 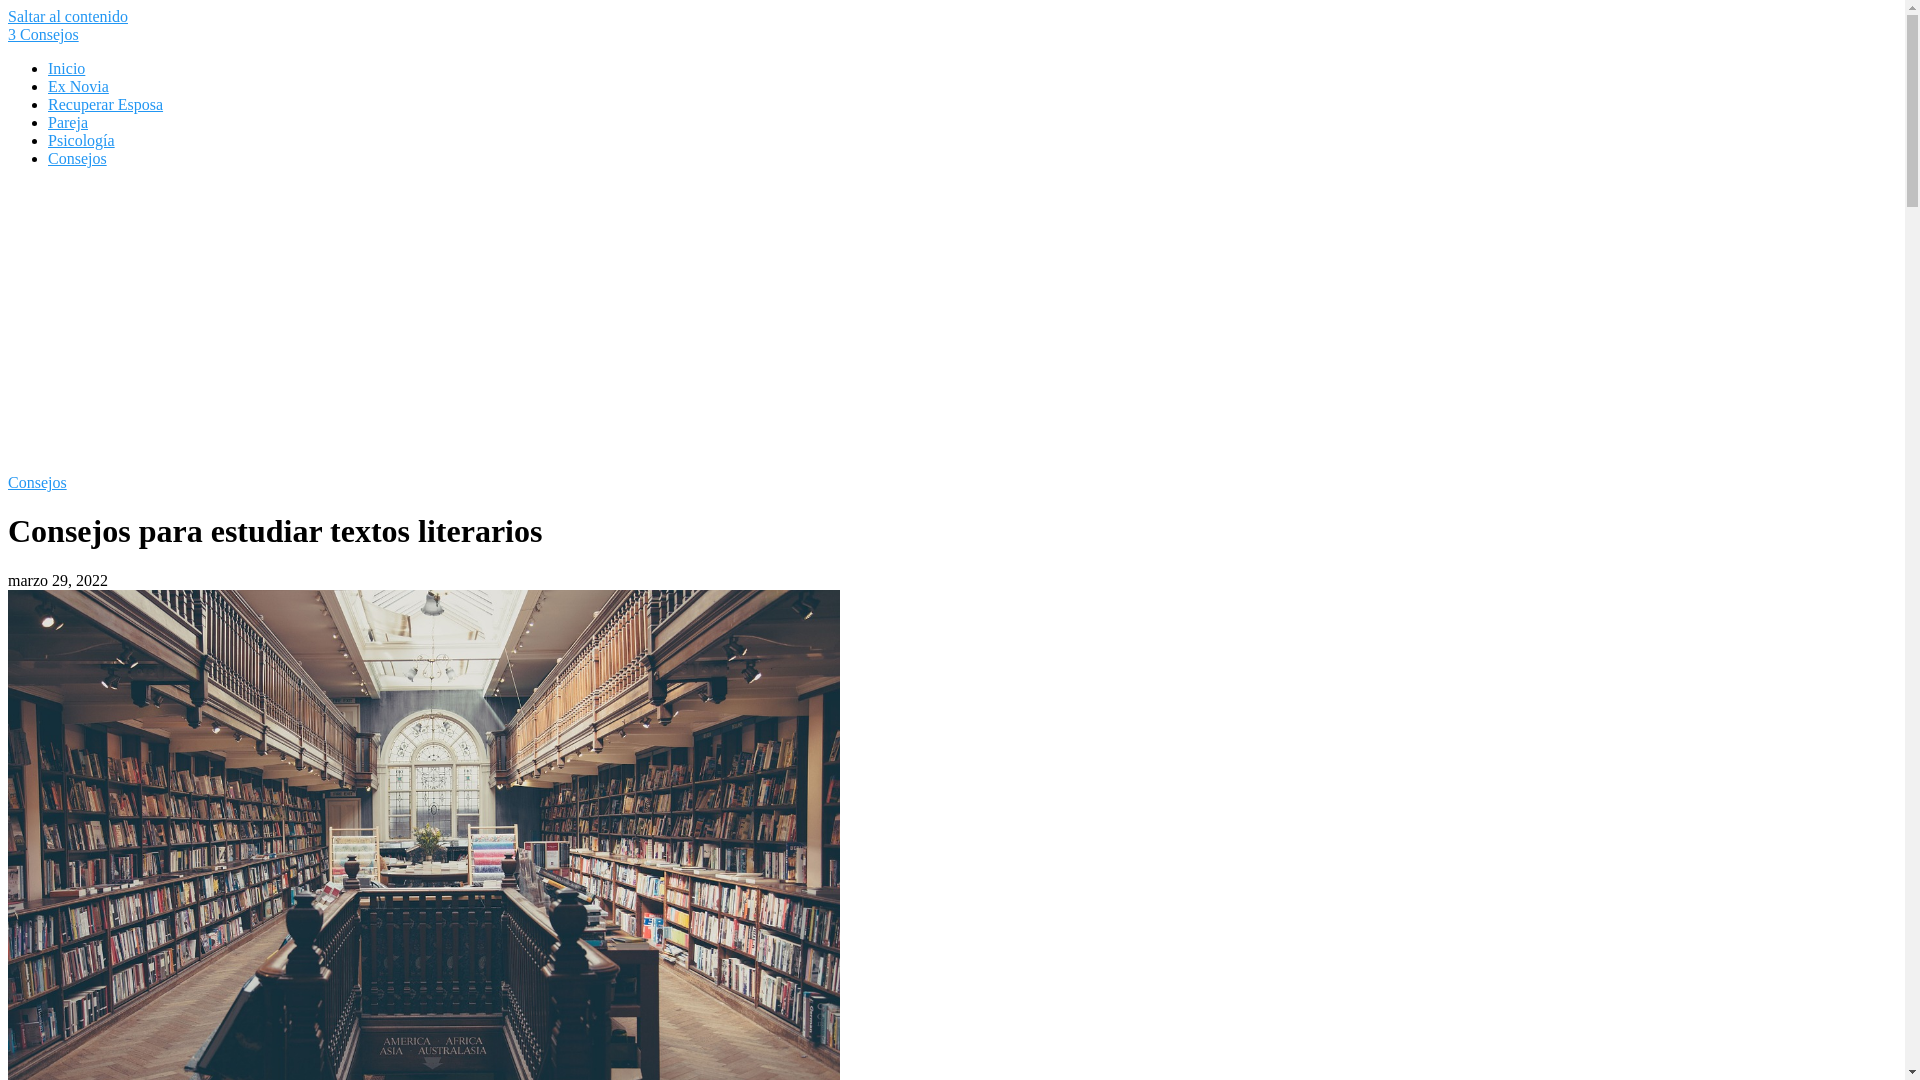 What do you see at coordinates (77, 157) in the screenshot?
I see `'Consejos'` at bounding box center [77, 157].